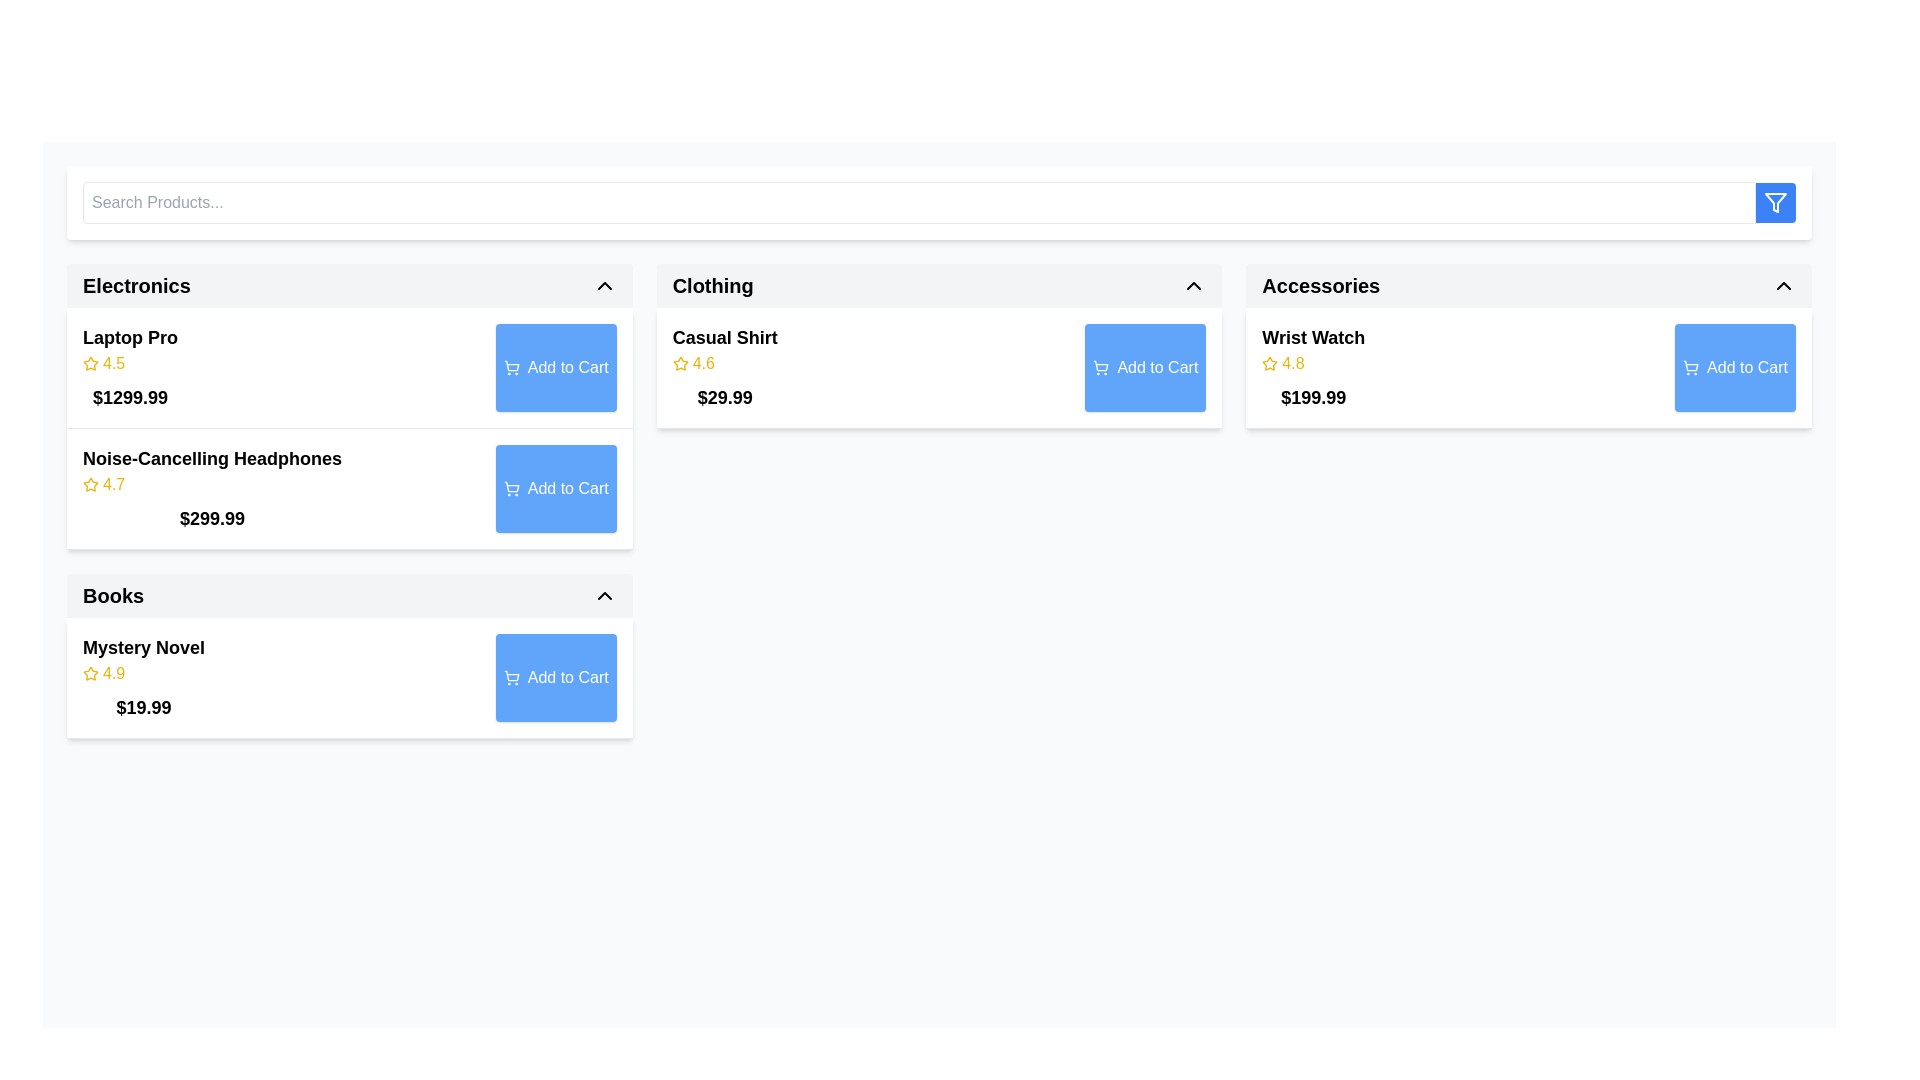 Image resolution: width=1920 pixels, height=1080 pixels. Describe the element at coordinates (90, 673) in the screenshot. I see `the star icon representing the rating for the 'Mystery Novel' item in the 'Books' section of the interface` at that location.